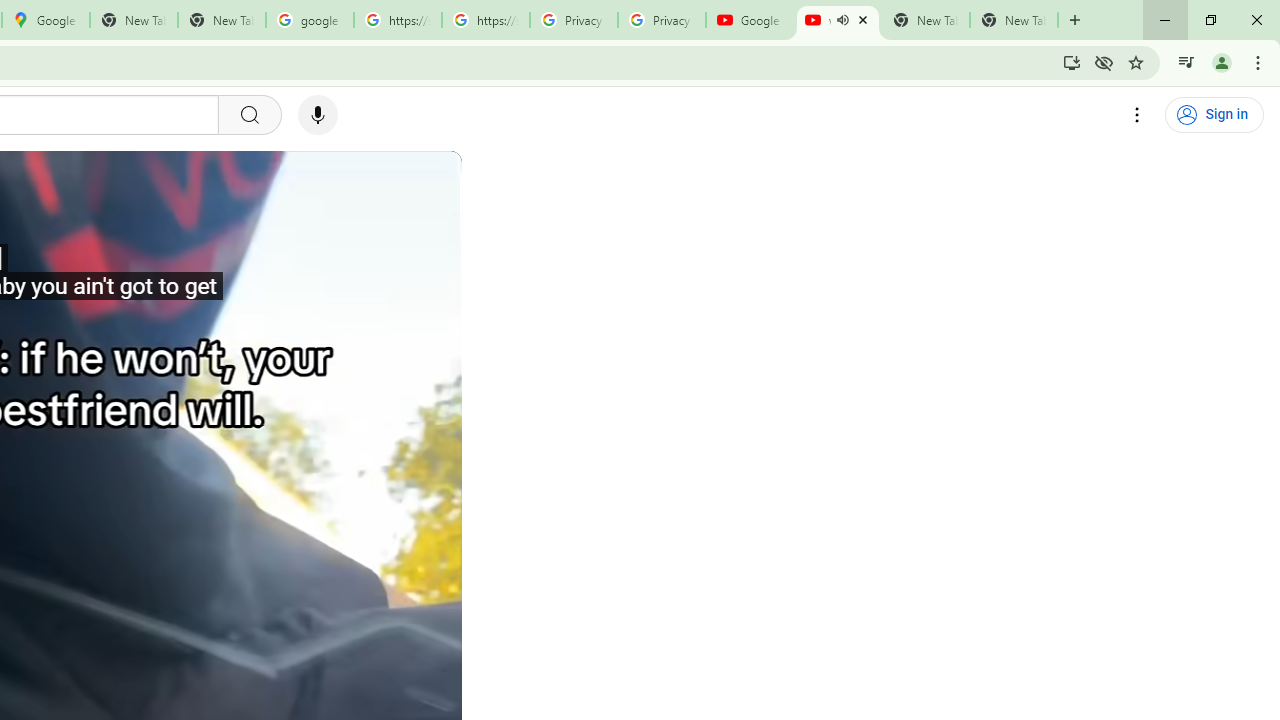 The image size is (1280, 720). I want to click on 'Install YouTube', so click(1071, 61).